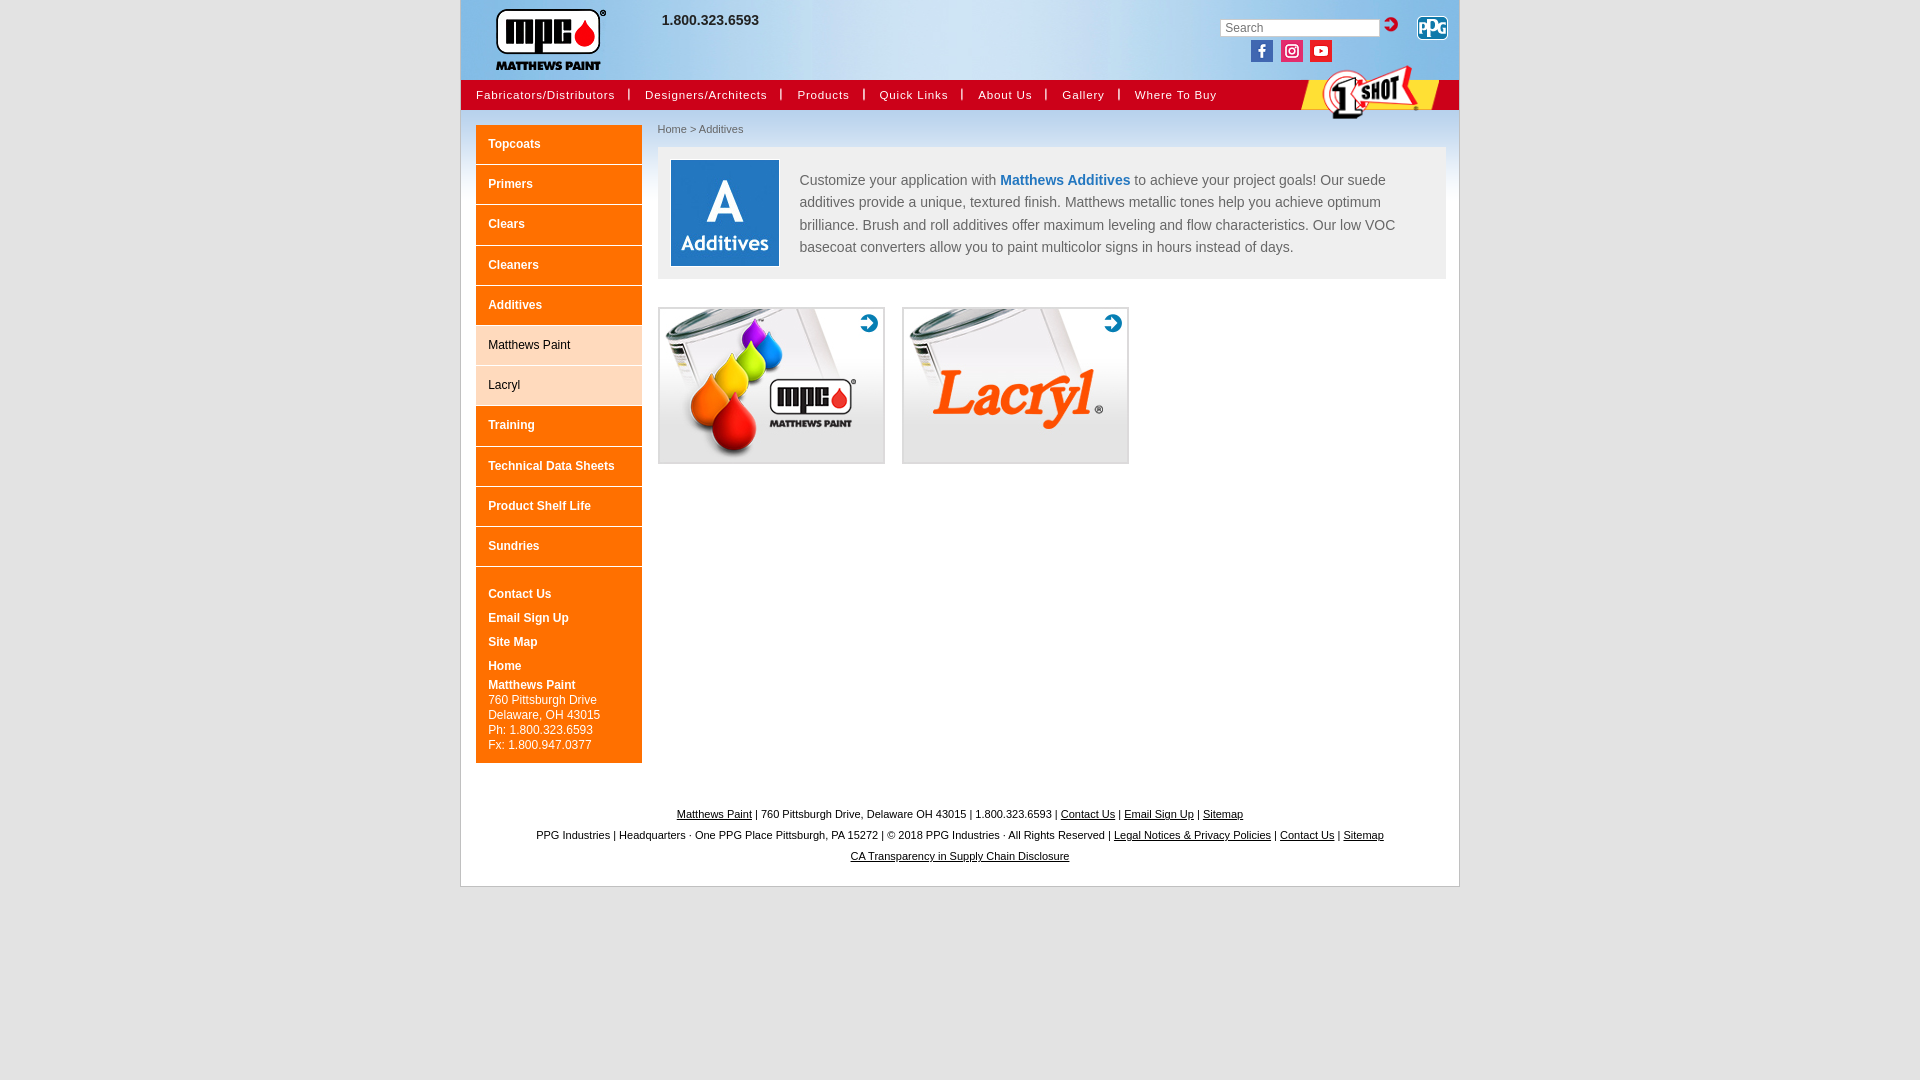  I want to click on 'Sitemap', so click(1362, 834).